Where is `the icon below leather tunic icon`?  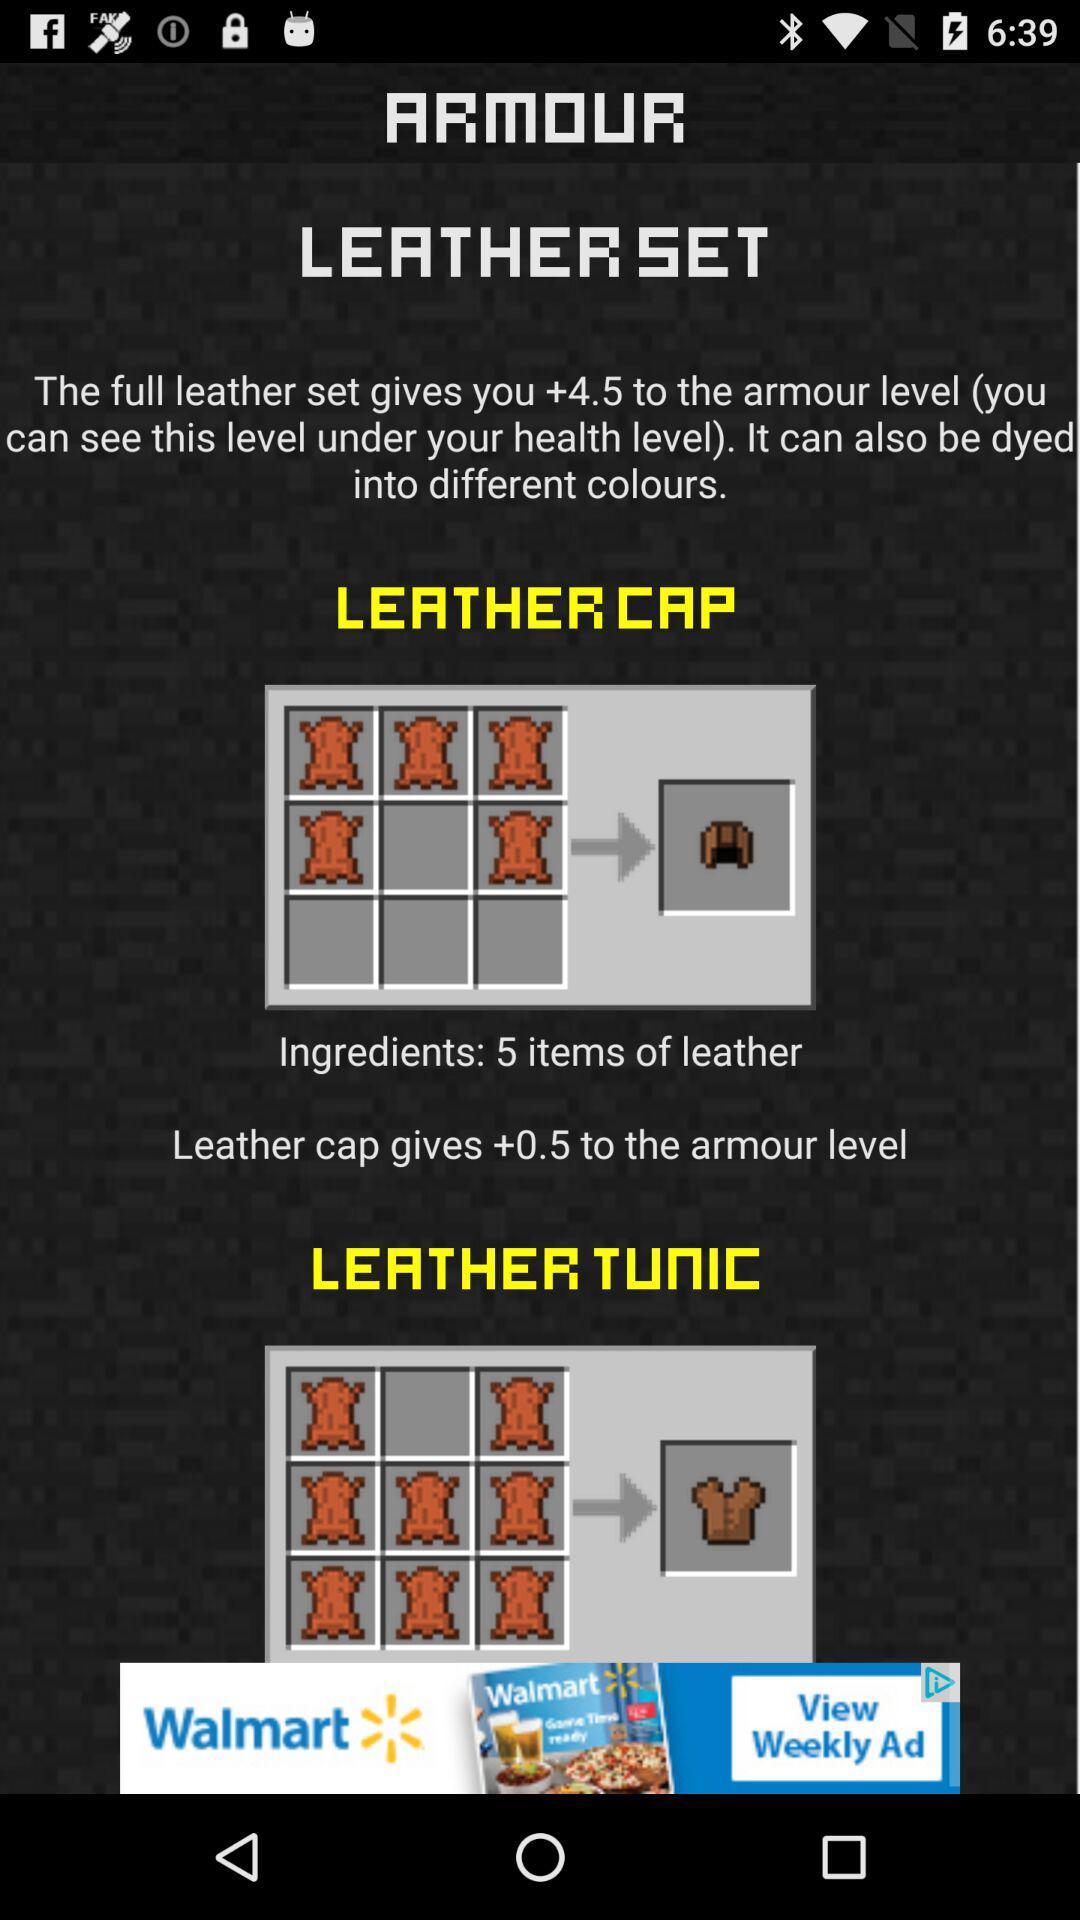 the icon below leather tunic icon is located at coordinates (540, 1727).